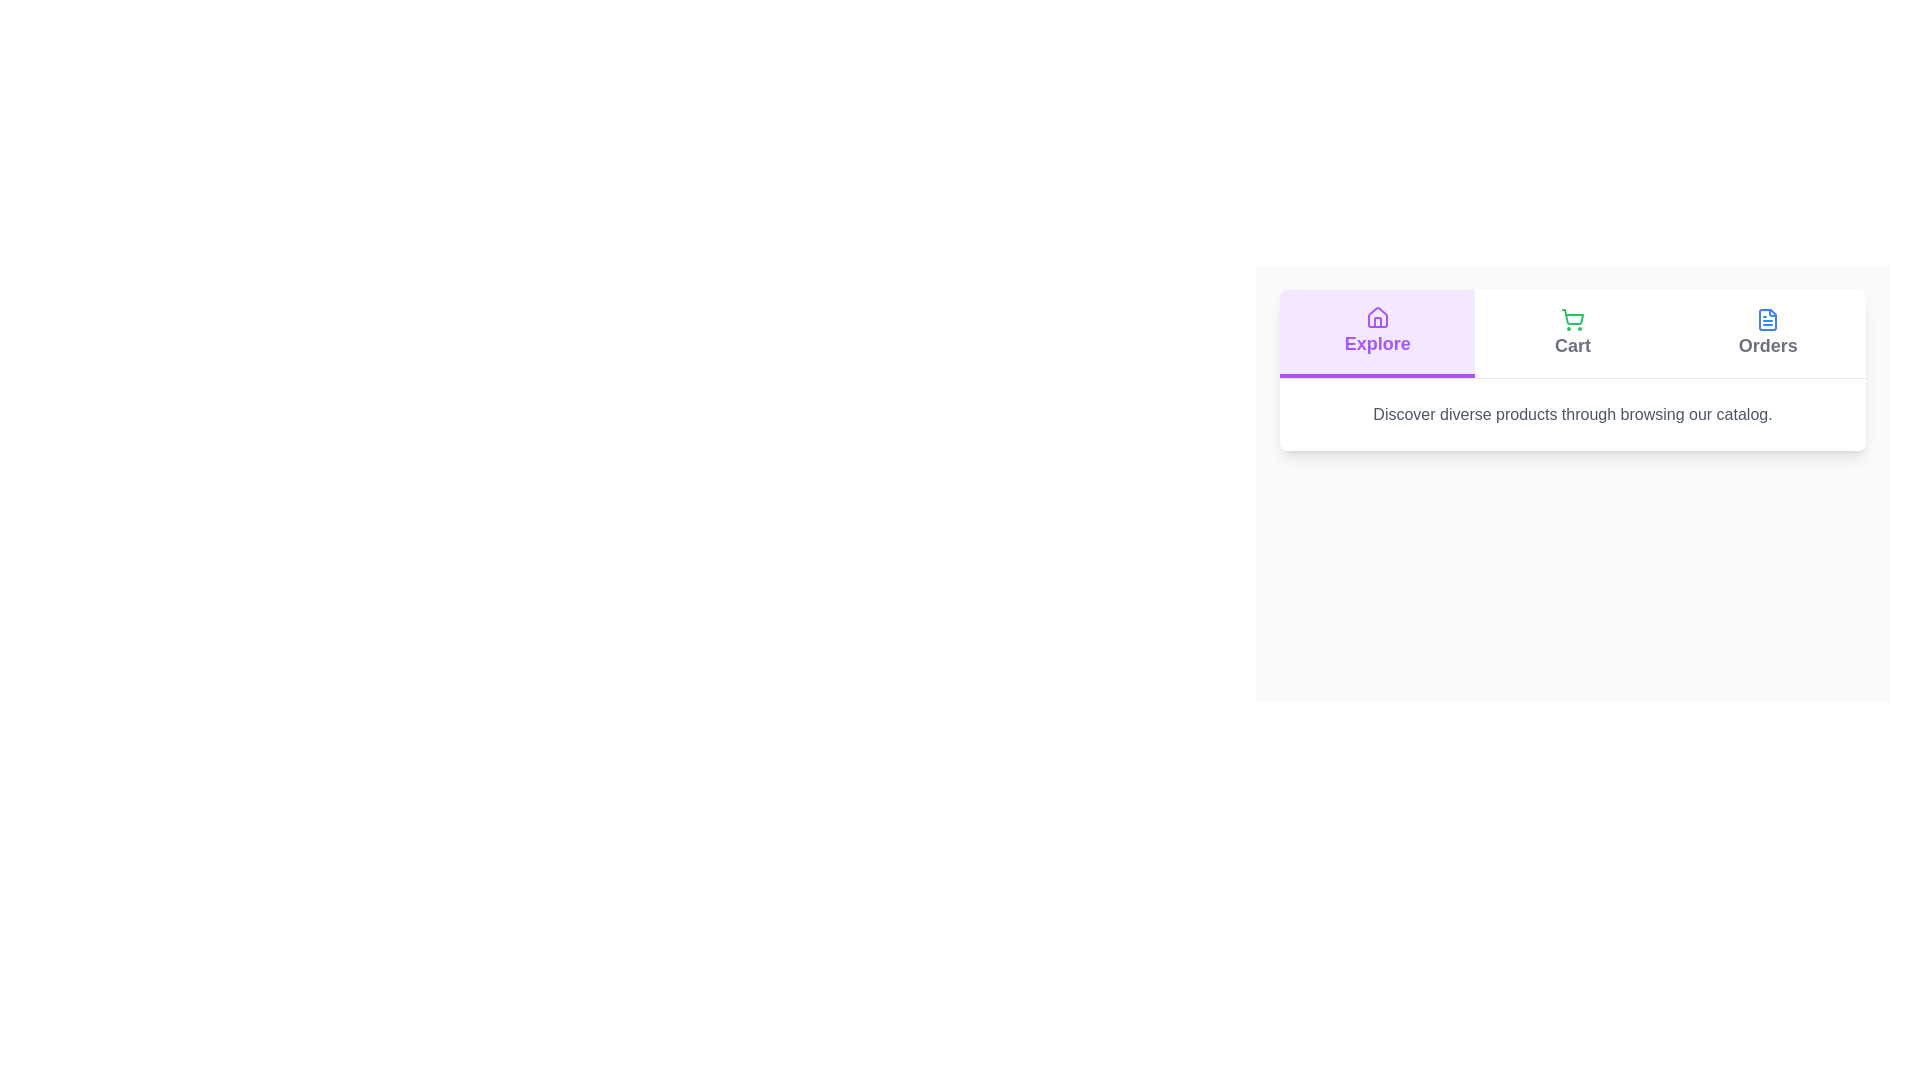 Image resolution: width=1920 pixels, height=1080 pixels. I want to click on the icon for the Explore tab to examine its visual representation, so click(1376, 316).